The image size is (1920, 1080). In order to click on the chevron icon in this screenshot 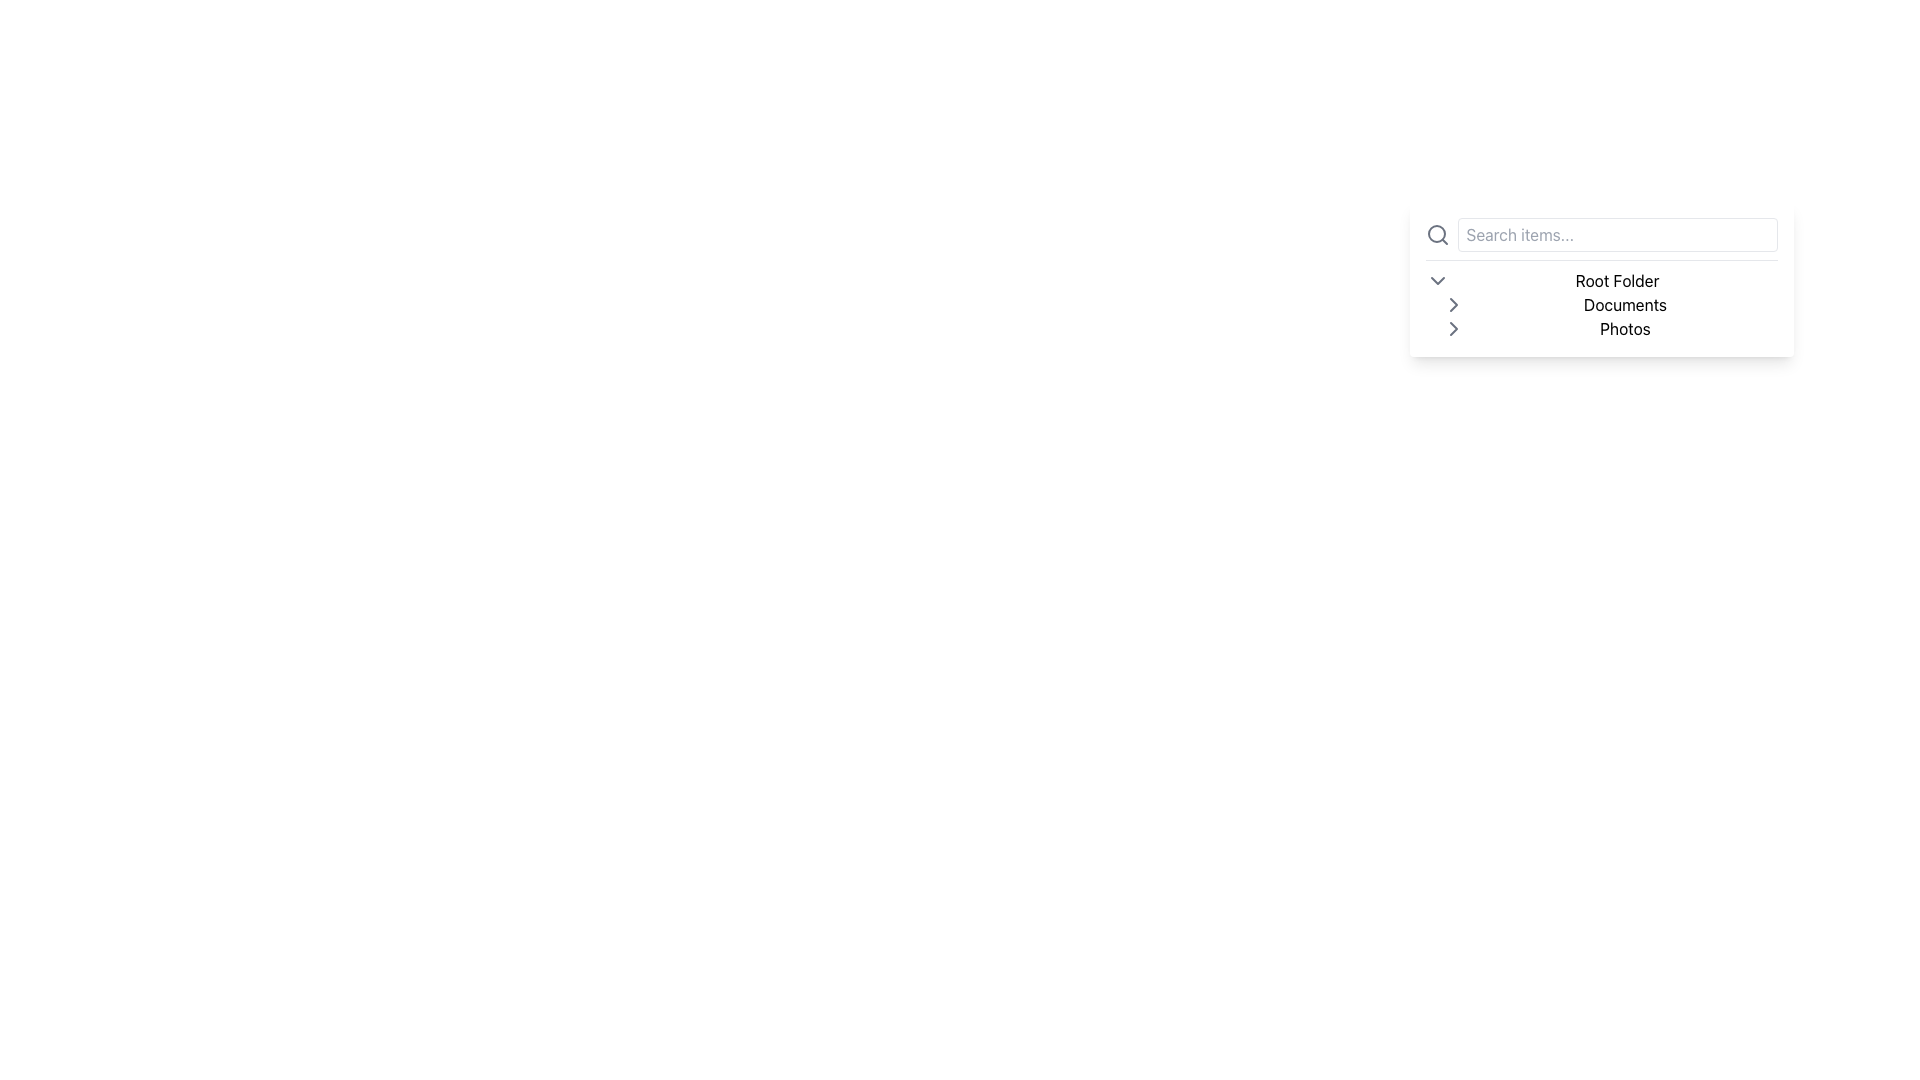, I will do `click(1436, 281)`.